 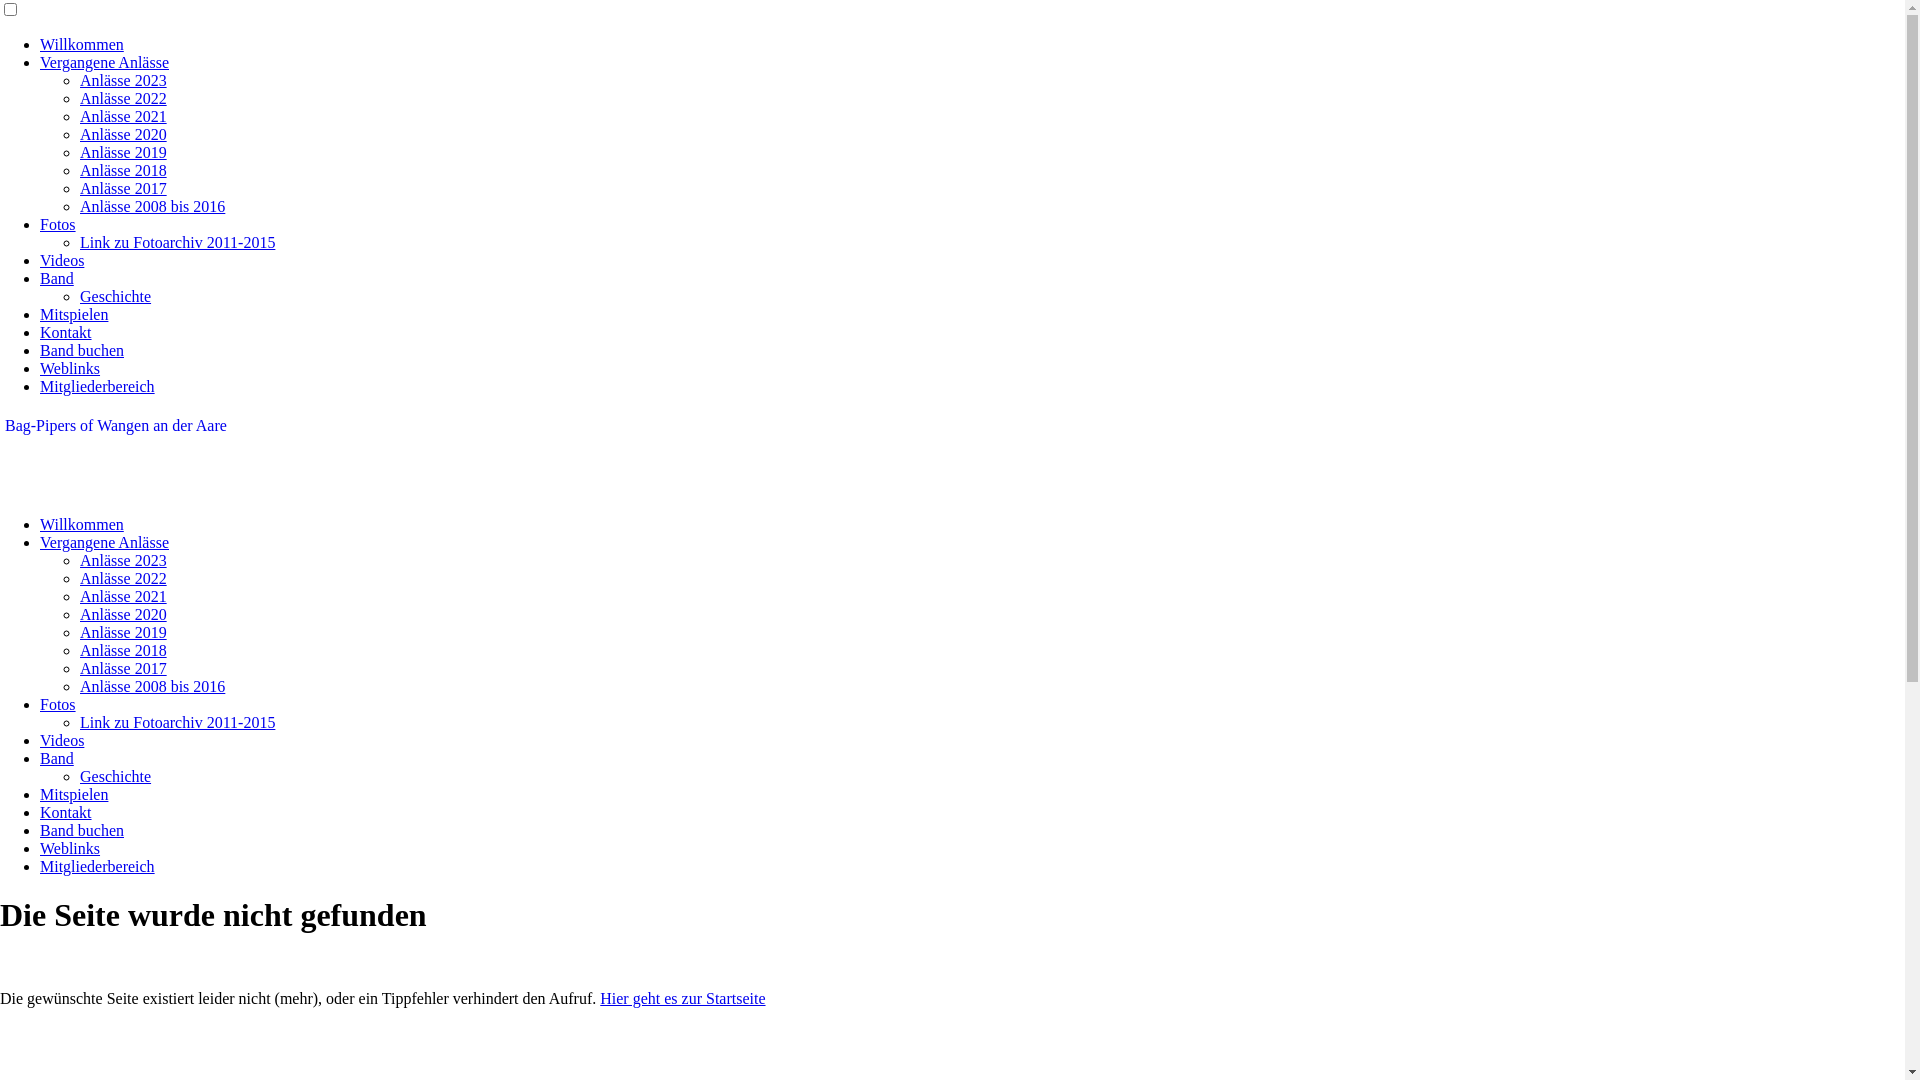 I want to click on 'Band', so click(x=57, y=758).